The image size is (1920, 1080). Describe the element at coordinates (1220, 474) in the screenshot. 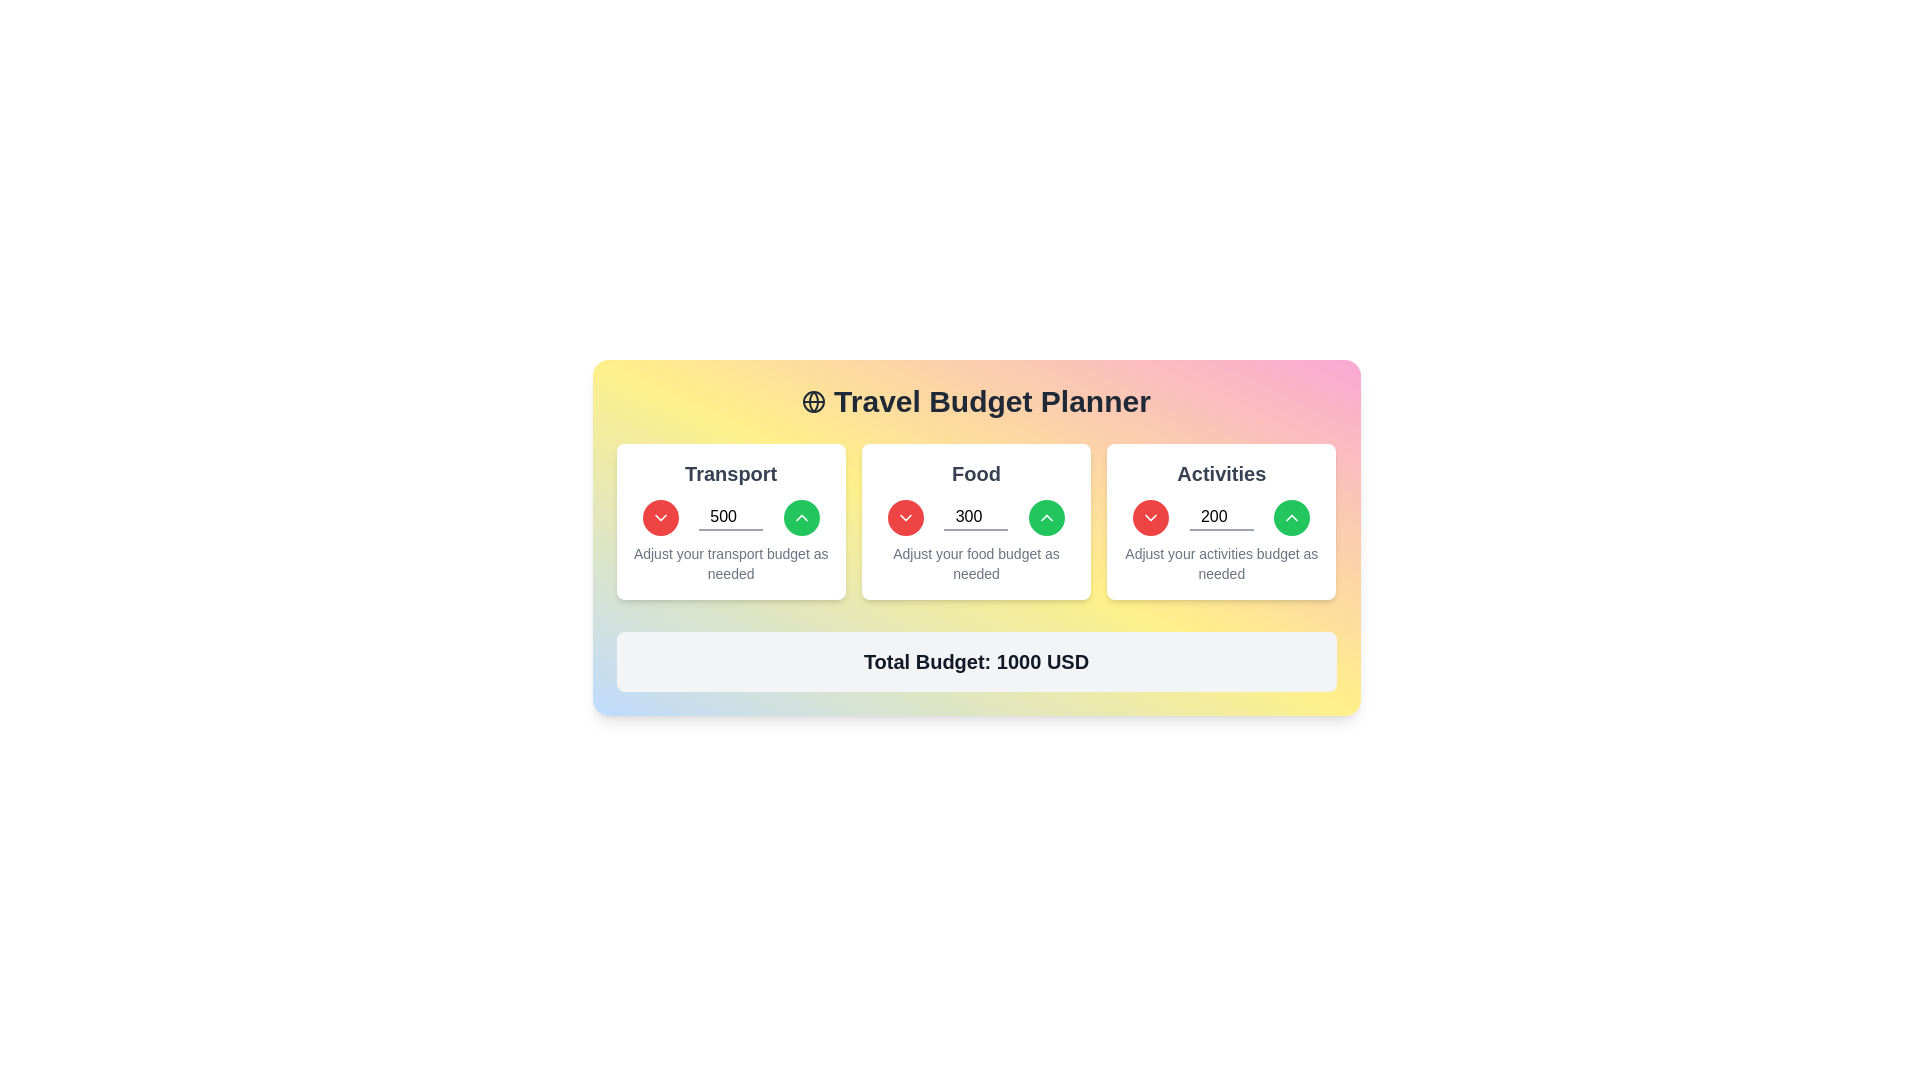

I see `the 'Activities' label, which is styled with a bold, capitalized font and located at the top section of the 'Activities' card in the 'Travel Budget Planner' interface` at that location.